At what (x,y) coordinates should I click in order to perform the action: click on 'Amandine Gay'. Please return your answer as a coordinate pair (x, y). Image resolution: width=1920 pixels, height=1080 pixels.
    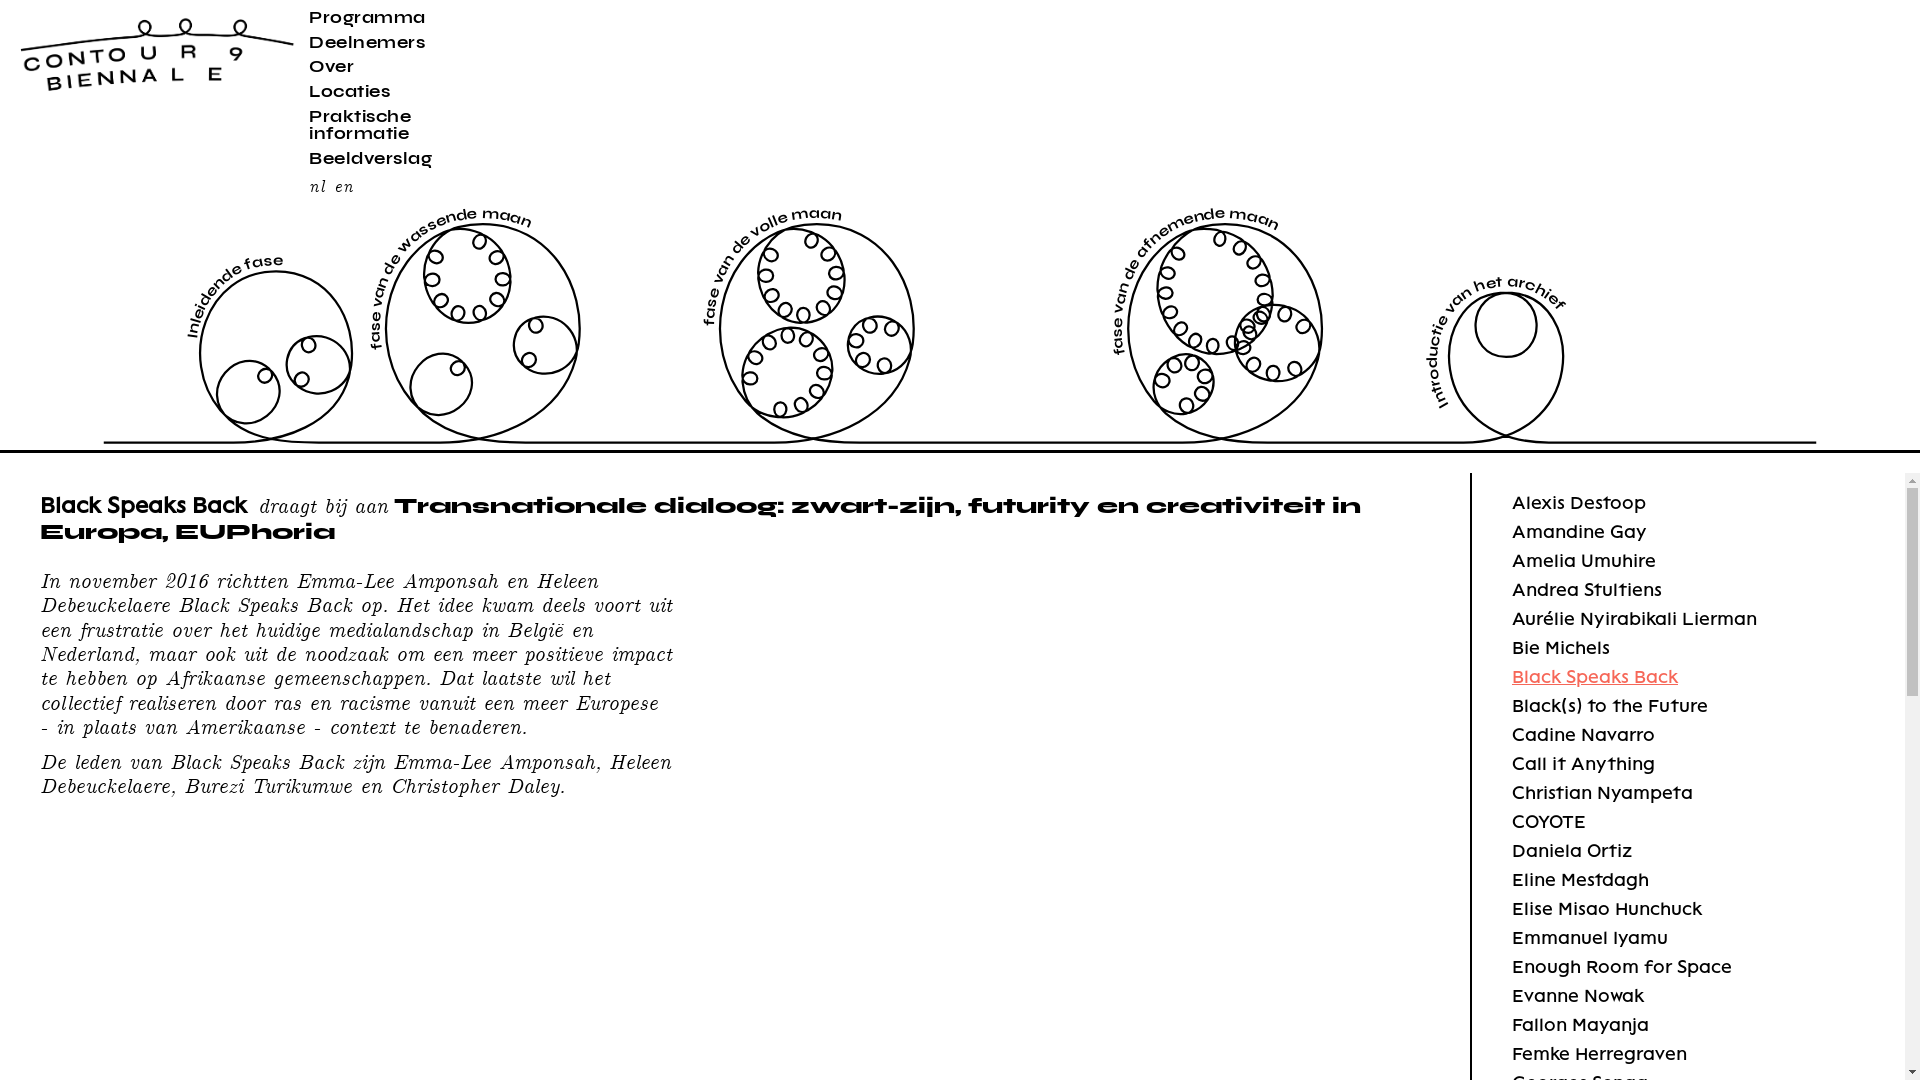
    Looking at the image, I should click on (1512, 530).